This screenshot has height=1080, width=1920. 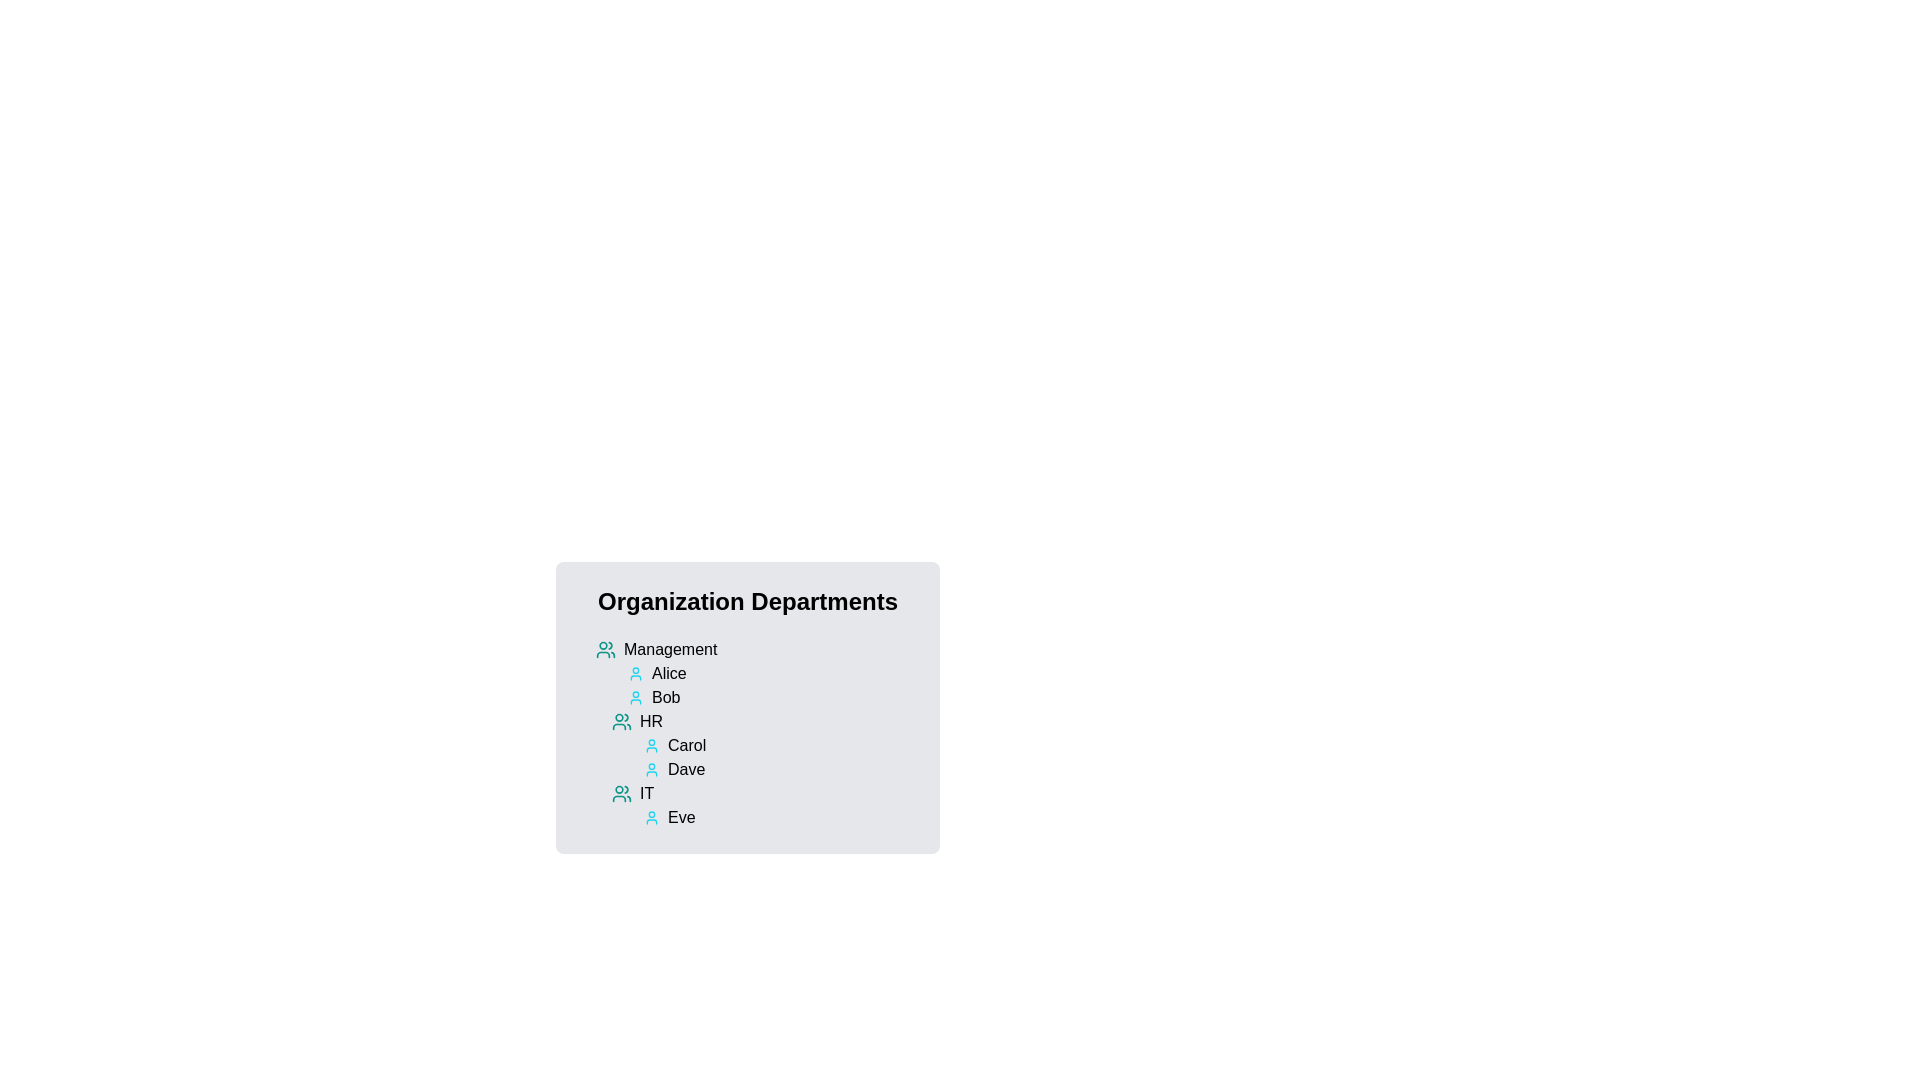 I want to click on the department name associated with the 'IT' text label, which is styled with a medium weight font and positioned in the bottom-left part of the 'Organization Departments' card, so click(x=647, y=793).